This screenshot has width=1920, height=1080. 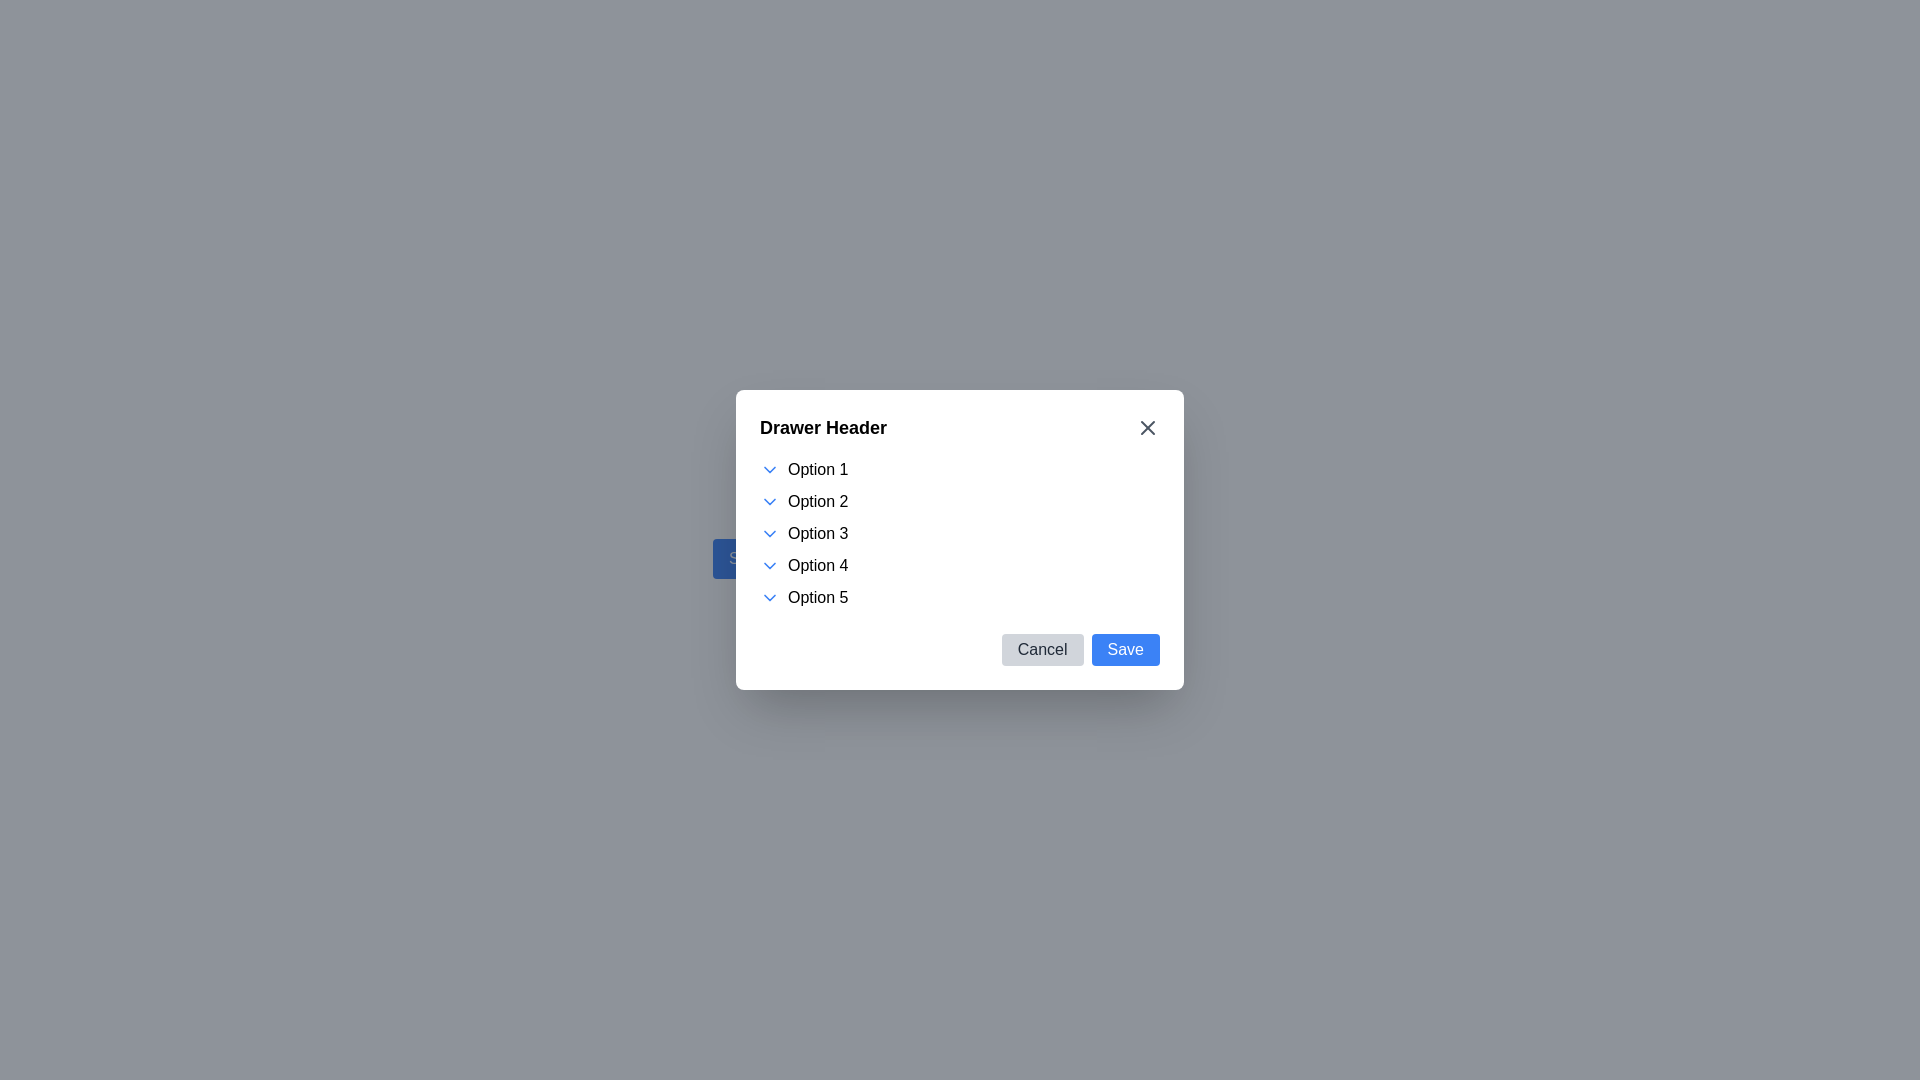 I want to click on the selectable list item labeled 'Option 4' located in the modal window to navigate through list items, so click(x=960, y=566).